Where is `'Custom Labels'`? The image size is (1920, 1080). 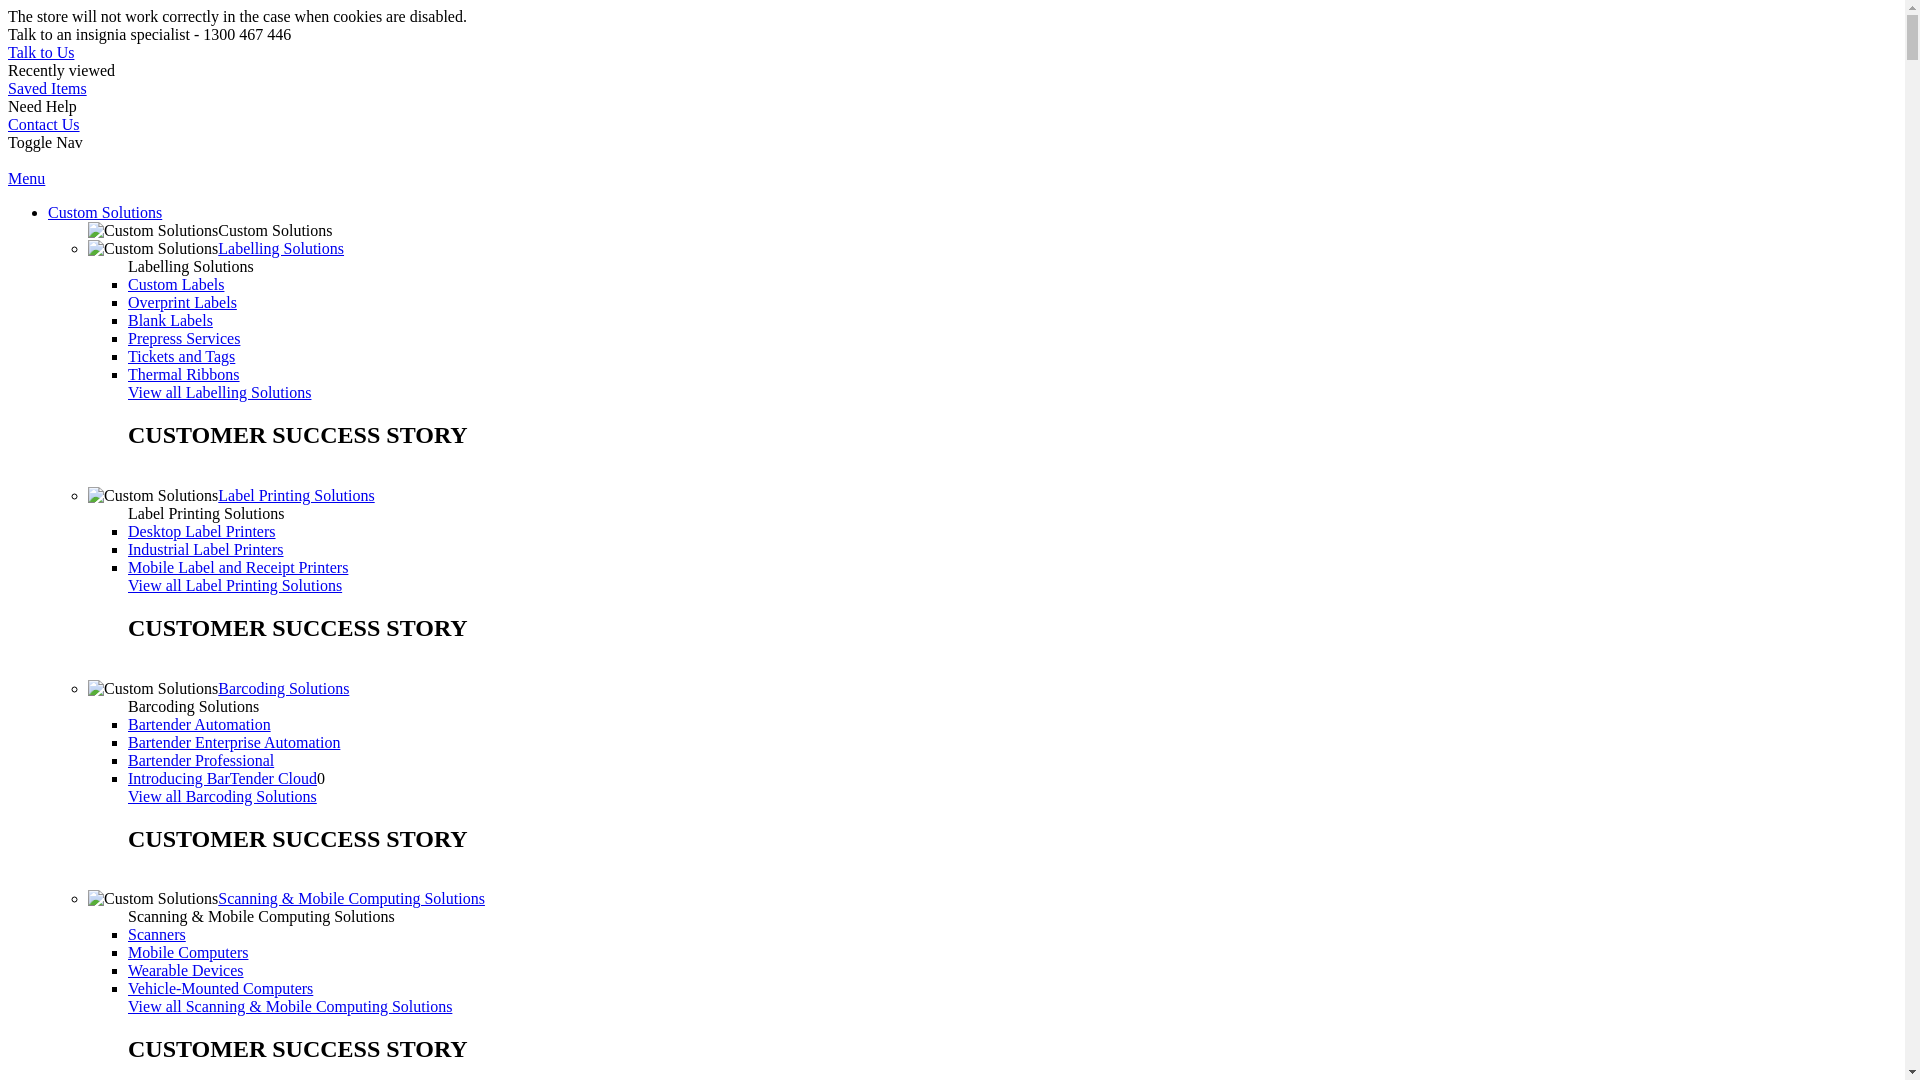 'Custom Labels' is located at coordinates (127, 284).